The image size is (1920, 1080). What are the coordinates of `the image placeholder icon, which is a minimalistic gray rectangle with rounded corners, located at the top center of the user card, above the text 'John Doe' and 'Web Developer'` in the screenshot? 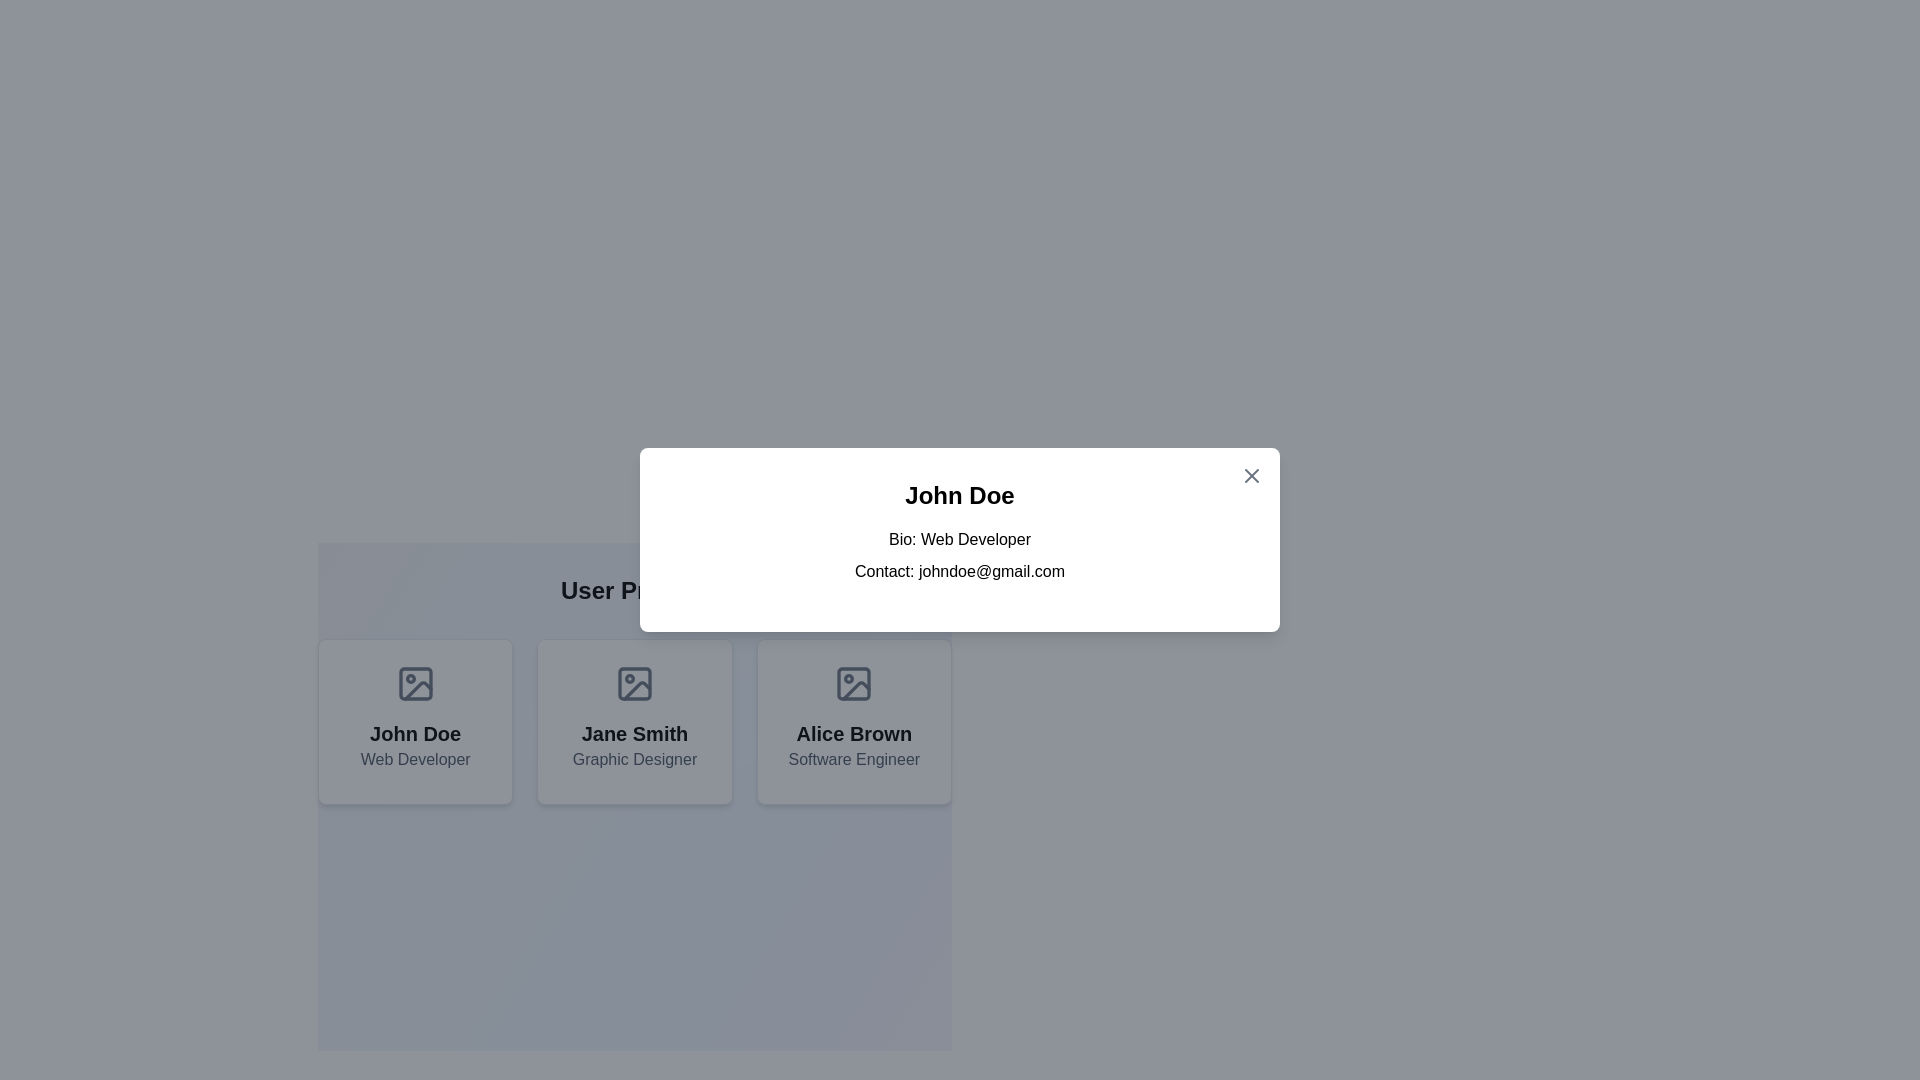 It's located at (414, 682).